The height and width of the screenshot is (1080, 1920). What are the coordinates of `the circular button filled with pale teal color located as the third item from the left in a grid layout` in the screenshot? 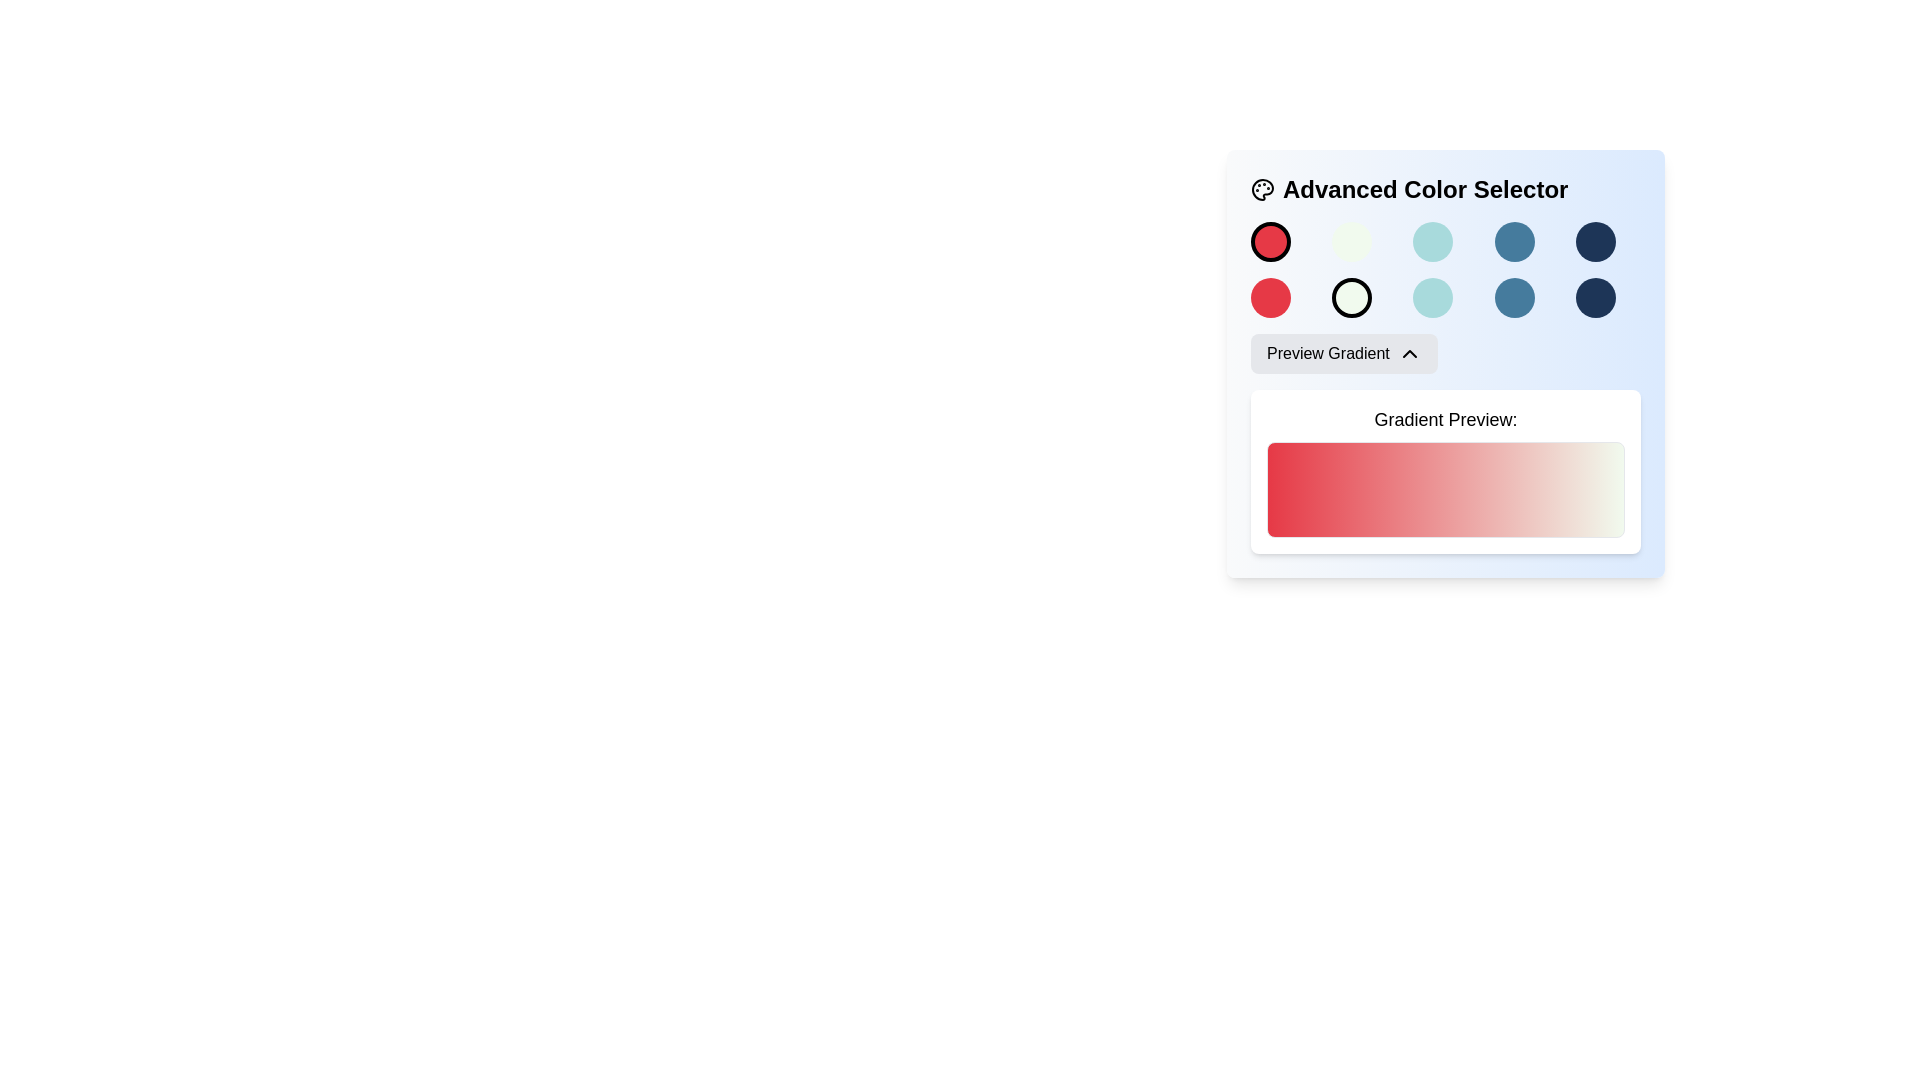 It's located at (1432, 297).